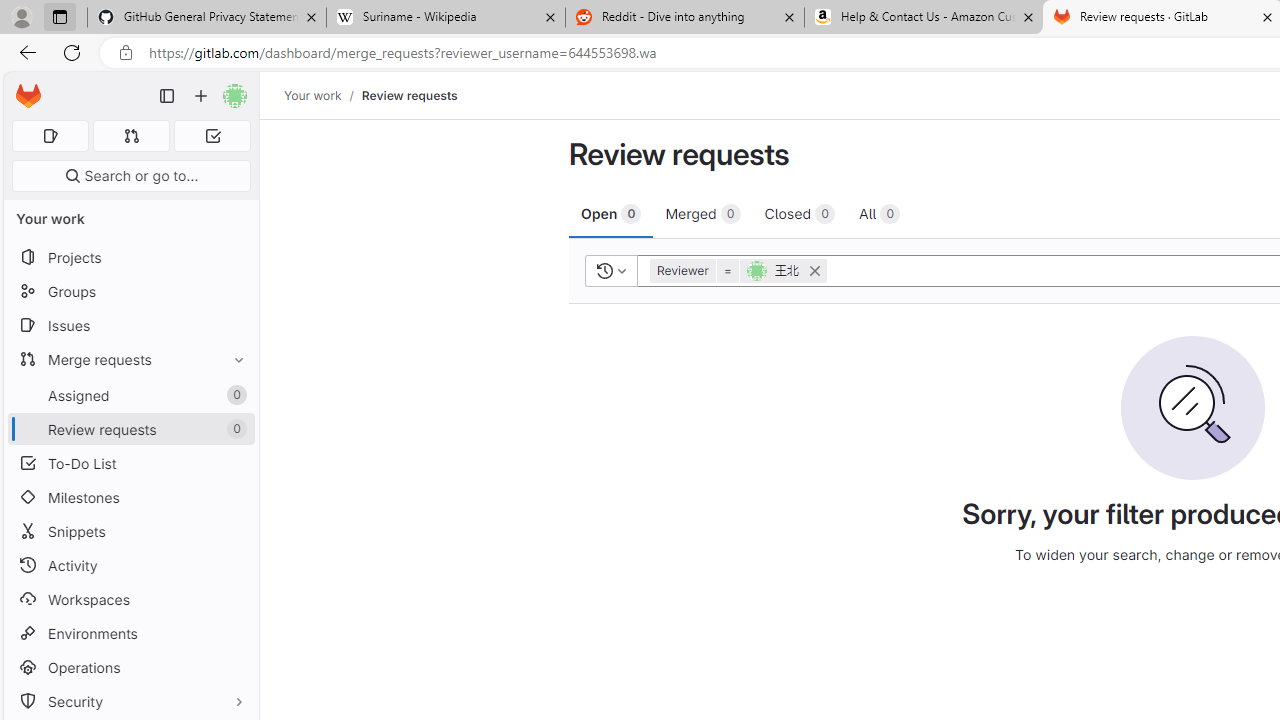  I want to click on 'Snippets', so click(130, 530).